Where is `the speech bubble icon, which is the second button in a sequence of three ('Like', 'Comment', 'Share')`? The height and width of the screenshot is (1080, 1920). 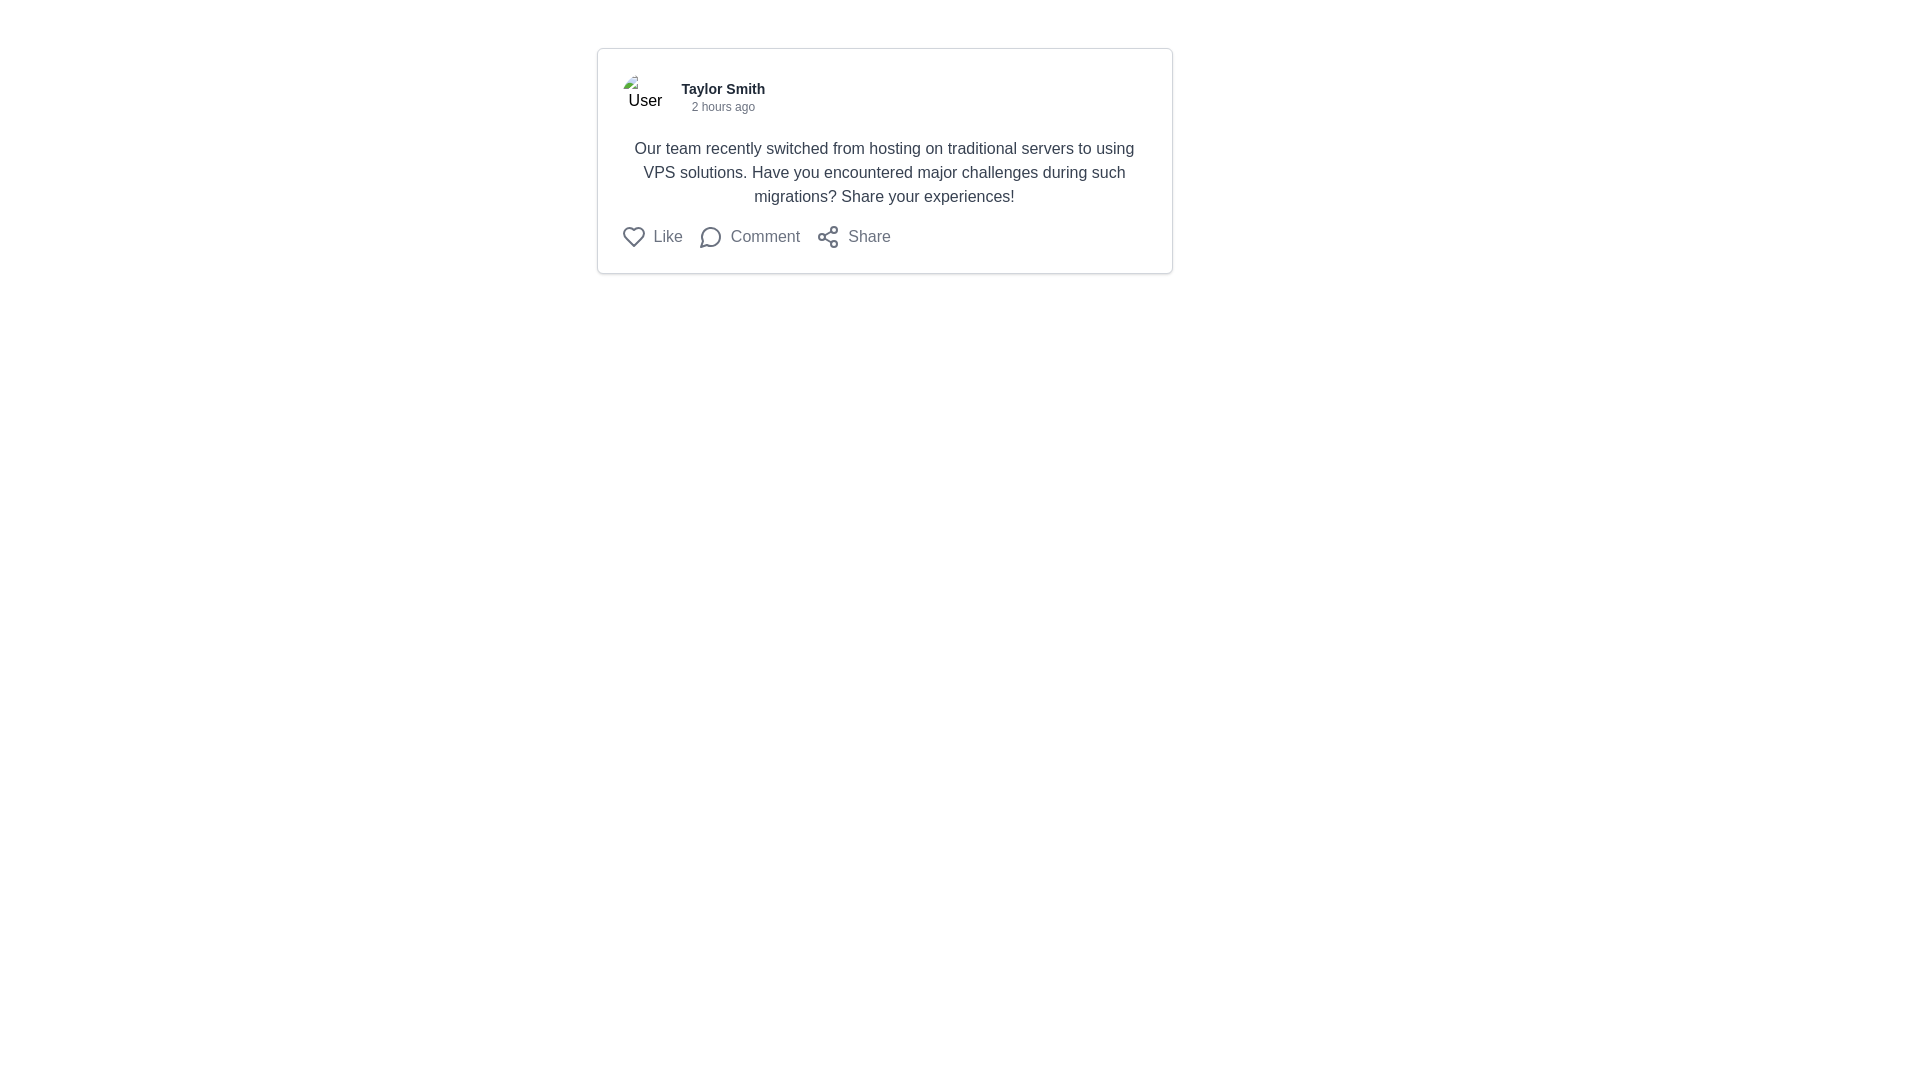 the speech bubble icon, which is the second button in a sequence of three ('Like', 'Comment', 'Share') is located at coordinates (748, 235).